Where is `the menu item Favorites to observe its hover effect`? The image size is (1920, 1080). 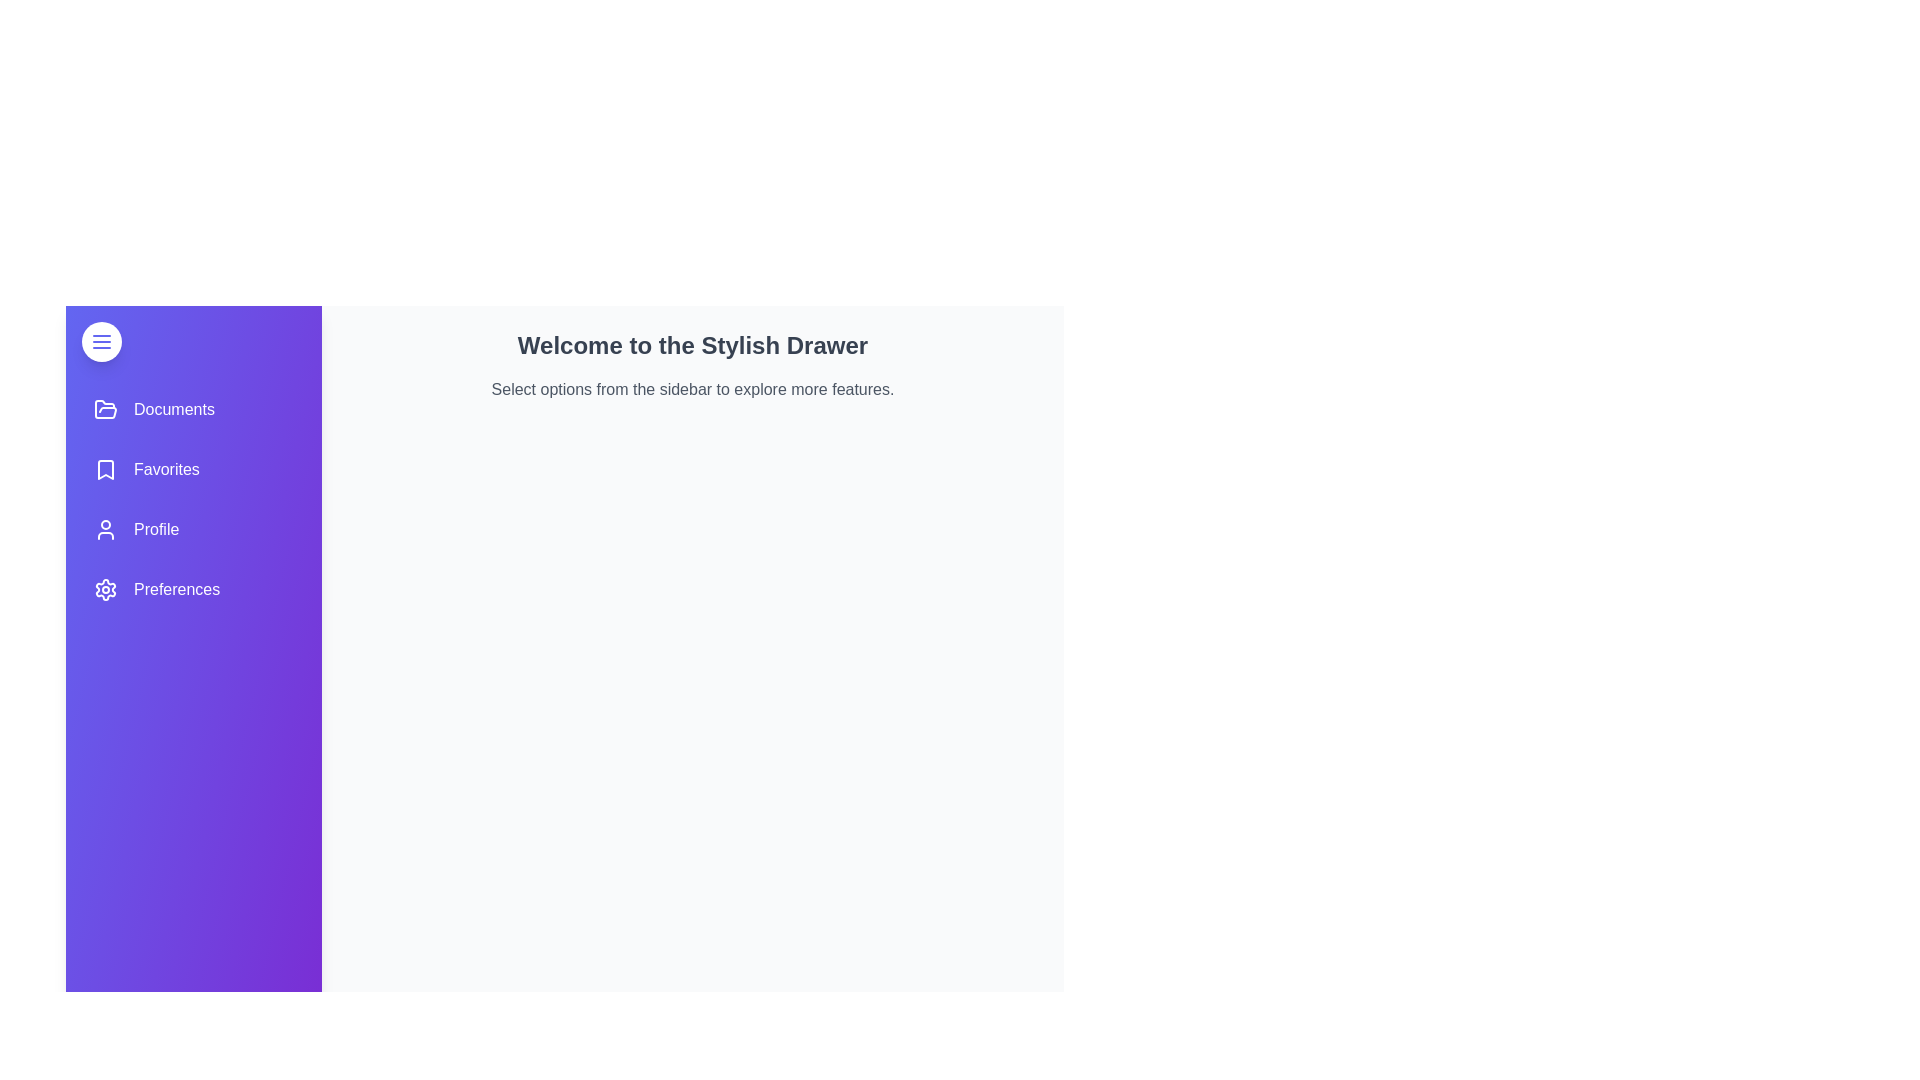 the menu item Favorites to observe its hover effect is located at coordinates (193, 470).